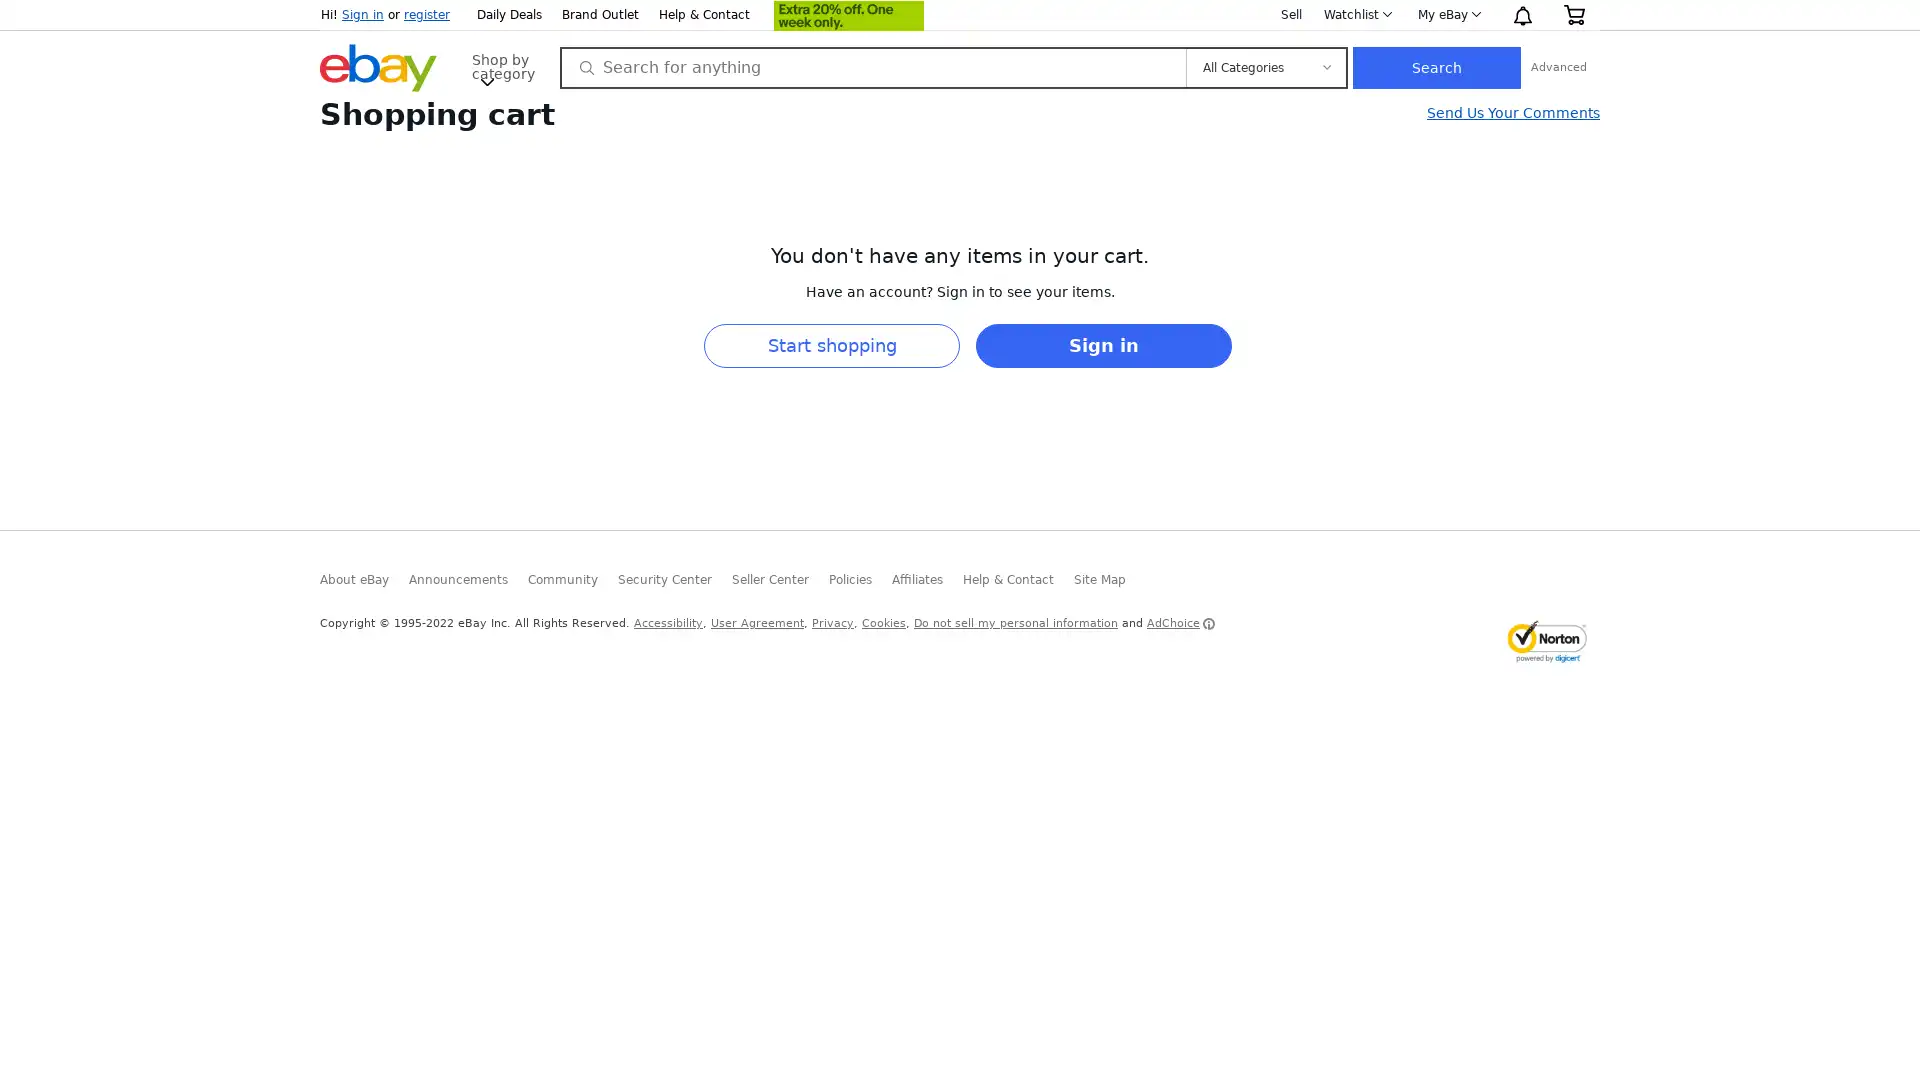 The width and height of the screenshot is (1920, 1080). What do you see at coordinates (507, 64) in the screenshot?
I see `Shop by category` at bounding box center [507, 64].